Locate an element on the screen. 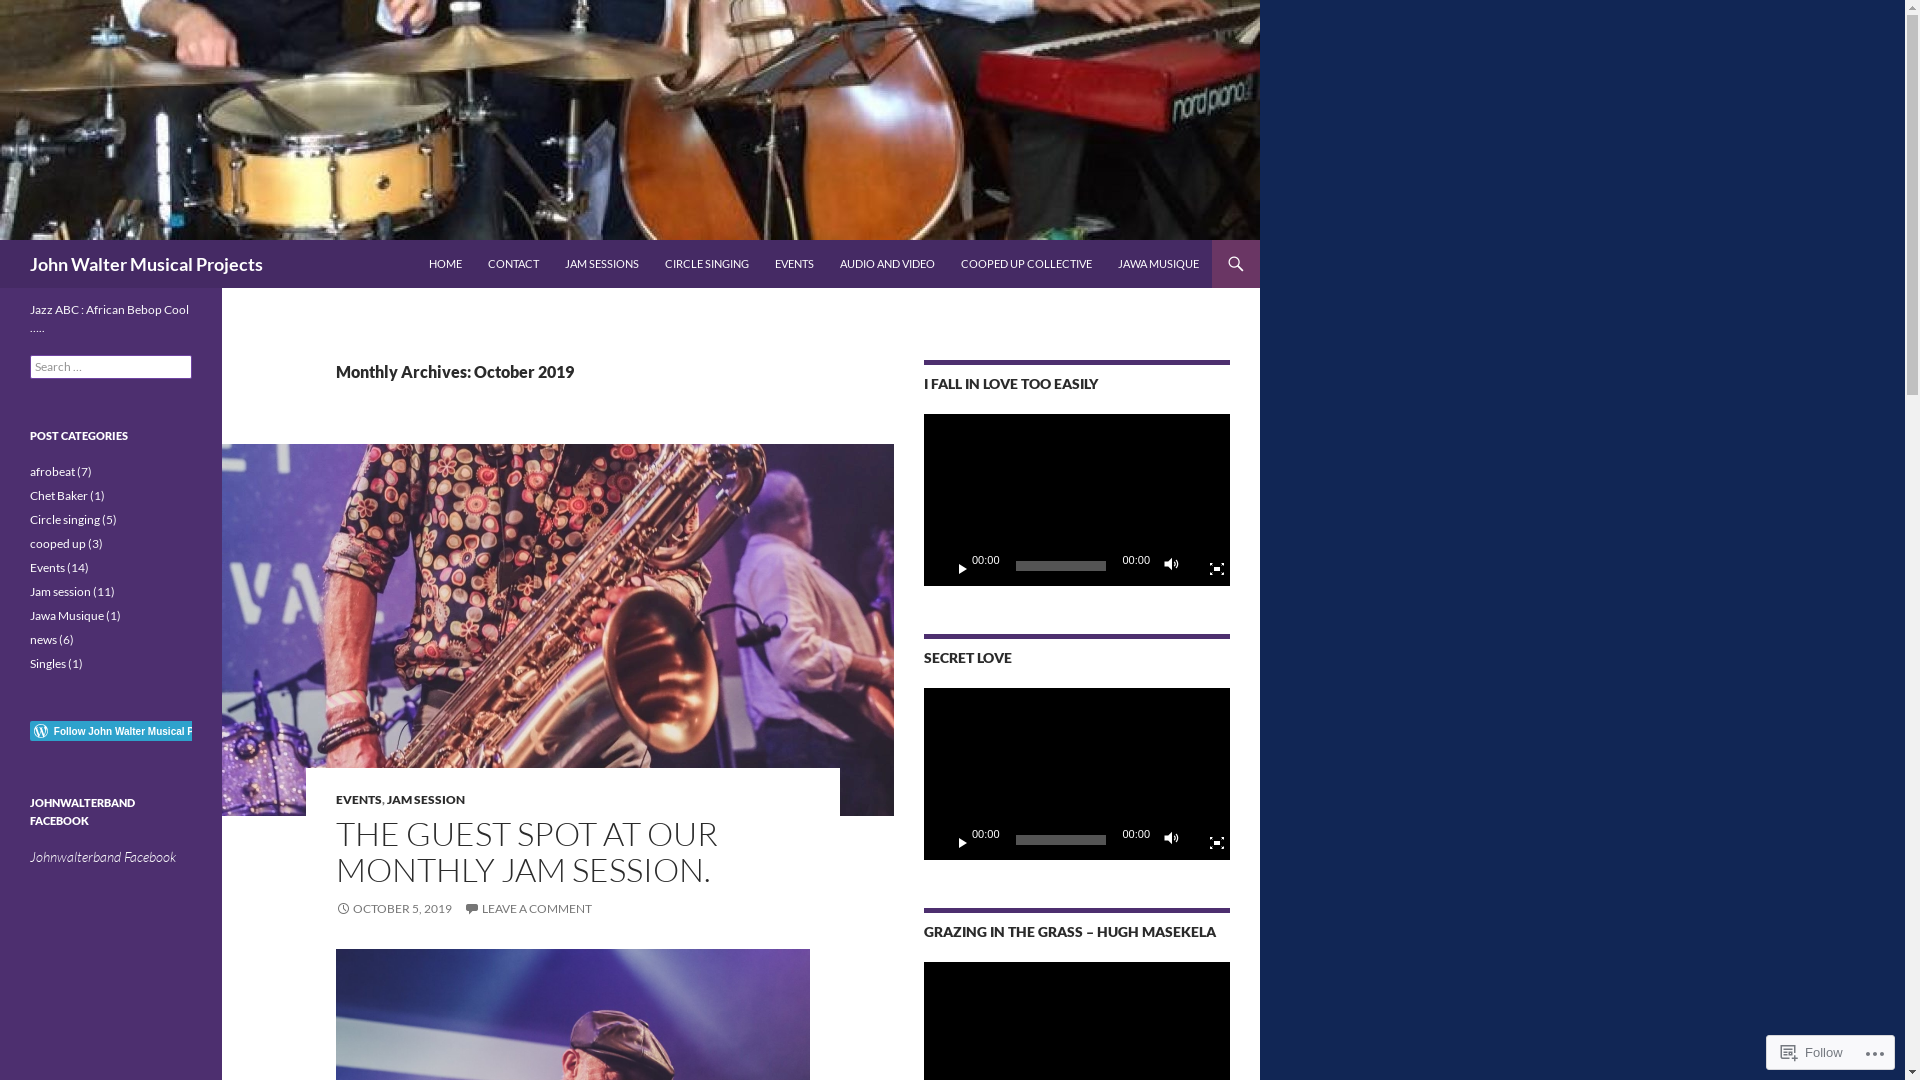 This screenshot has width=1920, height=1080. 'EVENTS' is located at coordinates (762, 262).